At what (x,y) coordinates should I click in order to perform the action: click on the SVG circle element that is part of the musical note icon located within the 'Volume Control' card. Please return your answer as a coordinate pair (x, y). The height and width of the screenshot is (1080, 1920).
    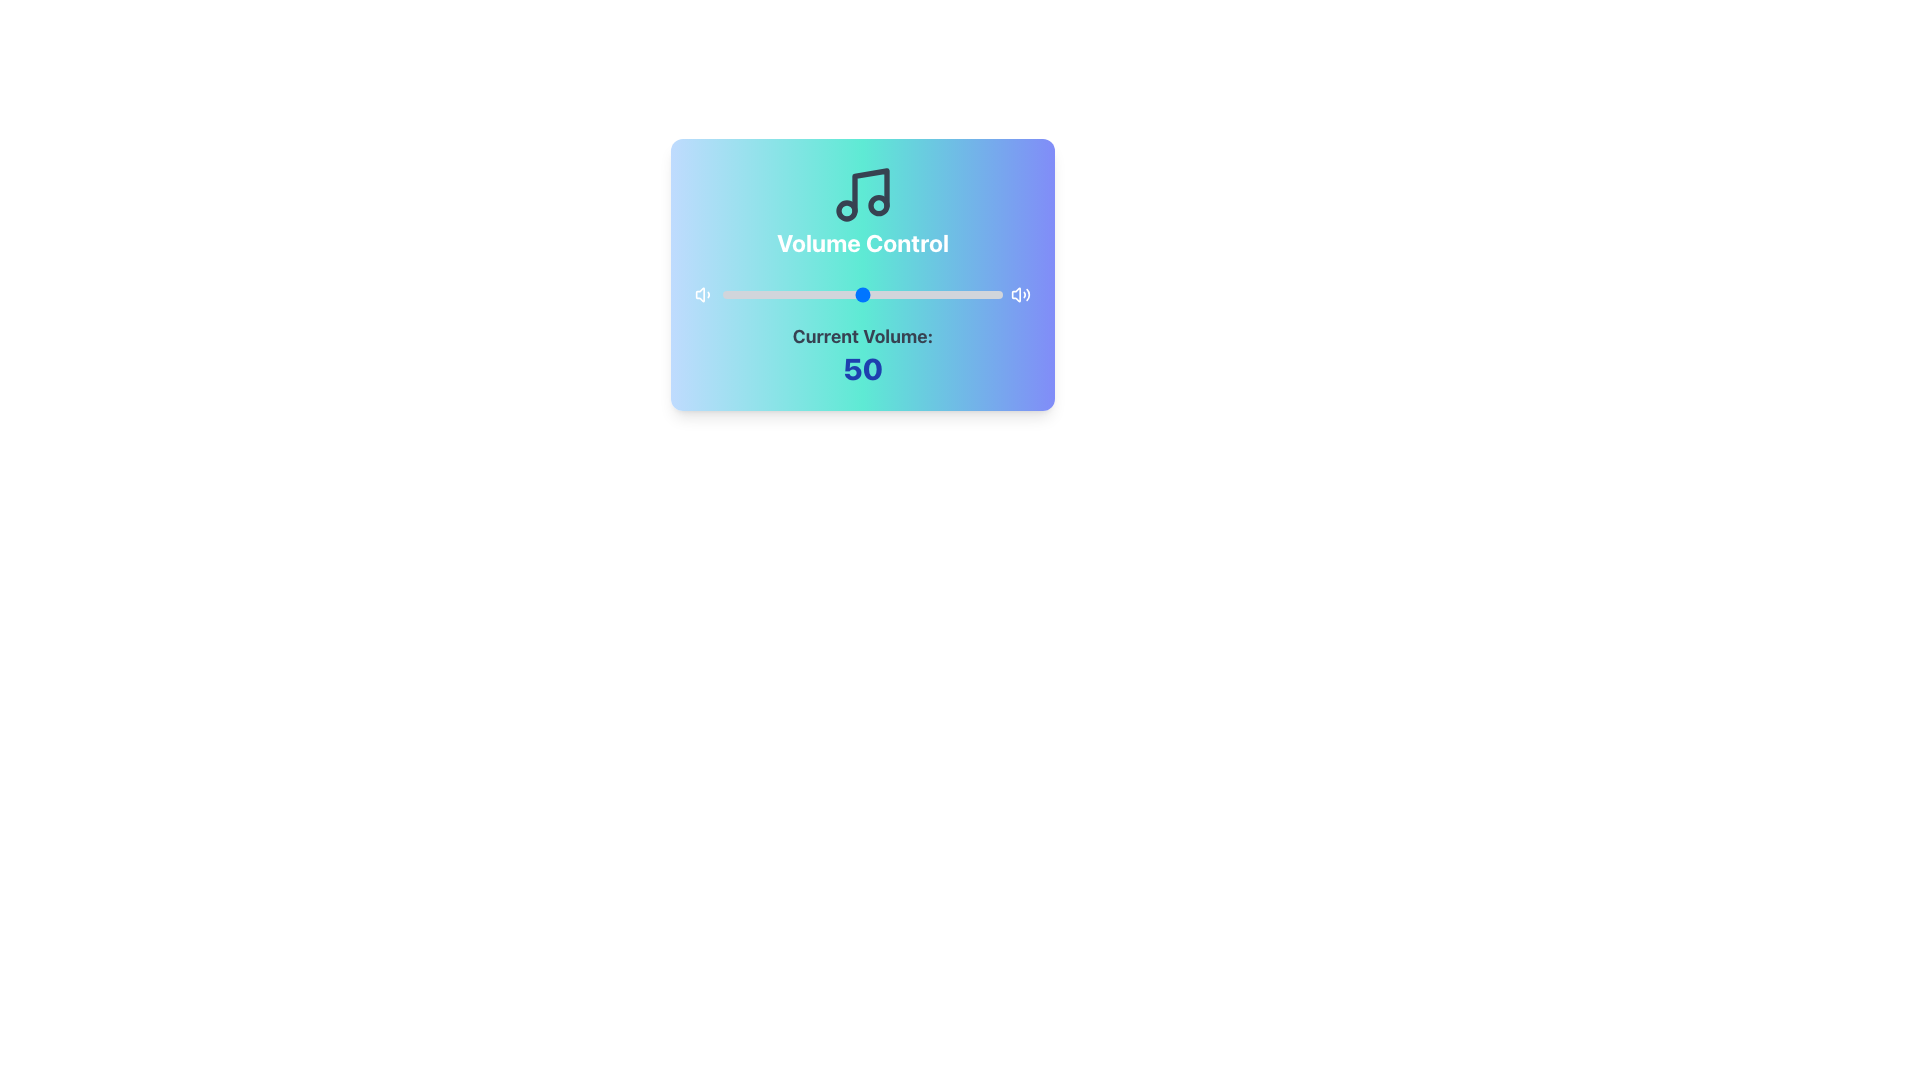
    Looking at the image, I should click on (878, 204).